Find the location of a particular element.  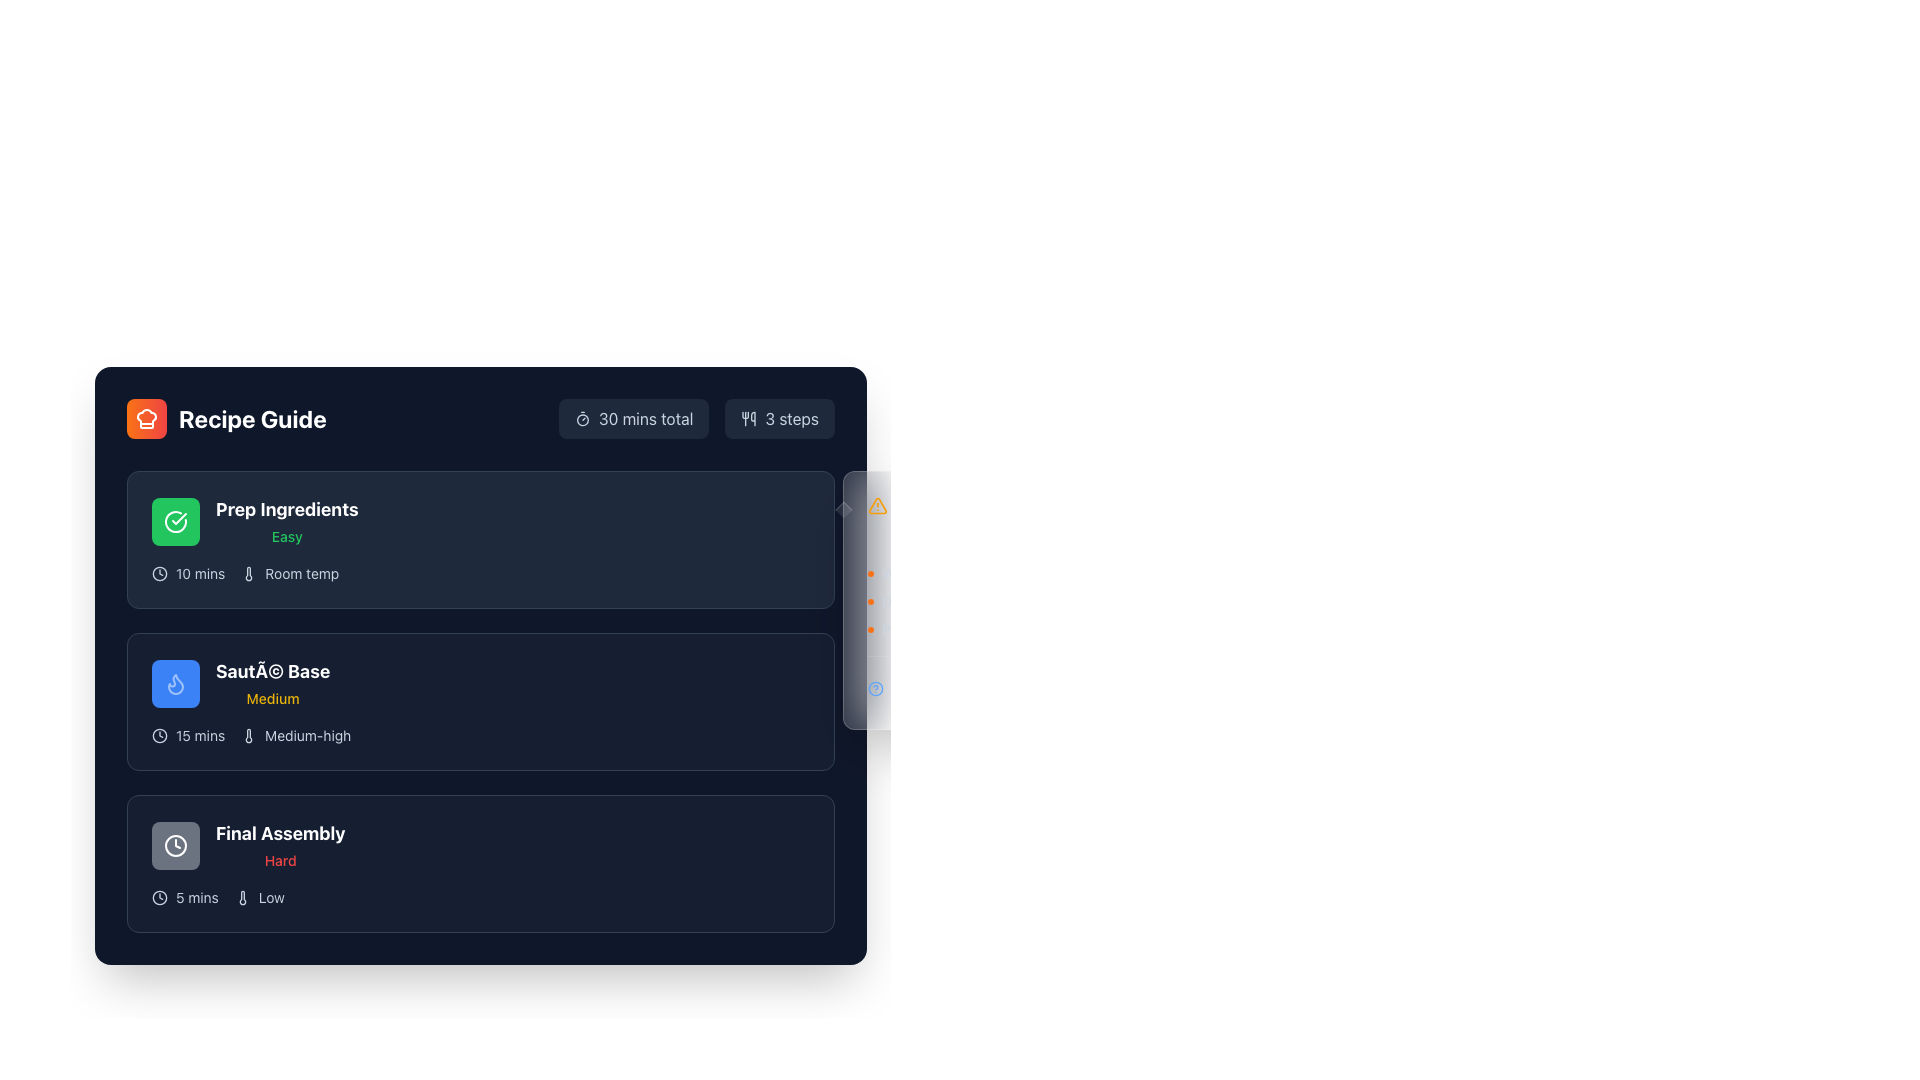

the 'Recipe Guide' icon located at the top-left corner of the interface is located at coordinates (146, 418).